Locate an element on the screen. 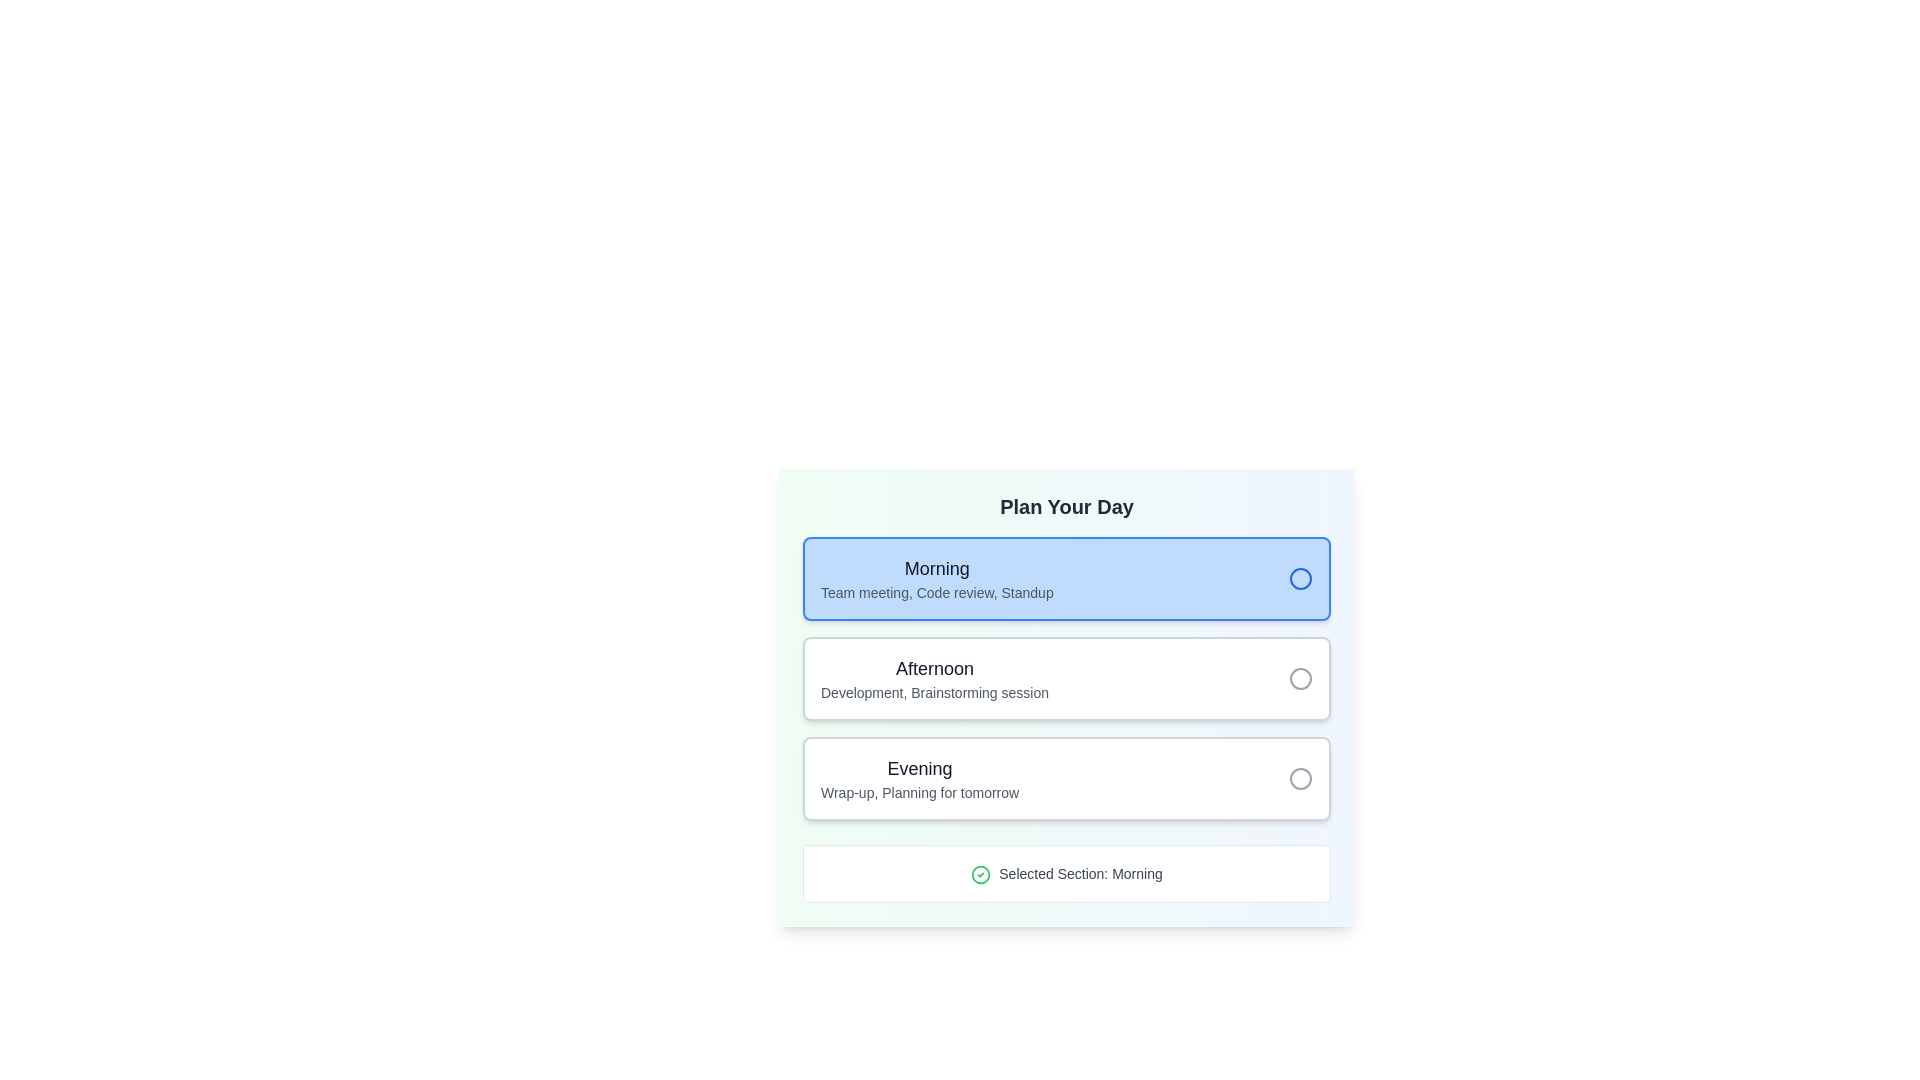 The width and height of the screenshot is (1920, 1080). the text label displaying 'Evening', which is bold and dark gray, aligned horizontally at the bottom of the time schedule section is located at coordinates (919, 767).